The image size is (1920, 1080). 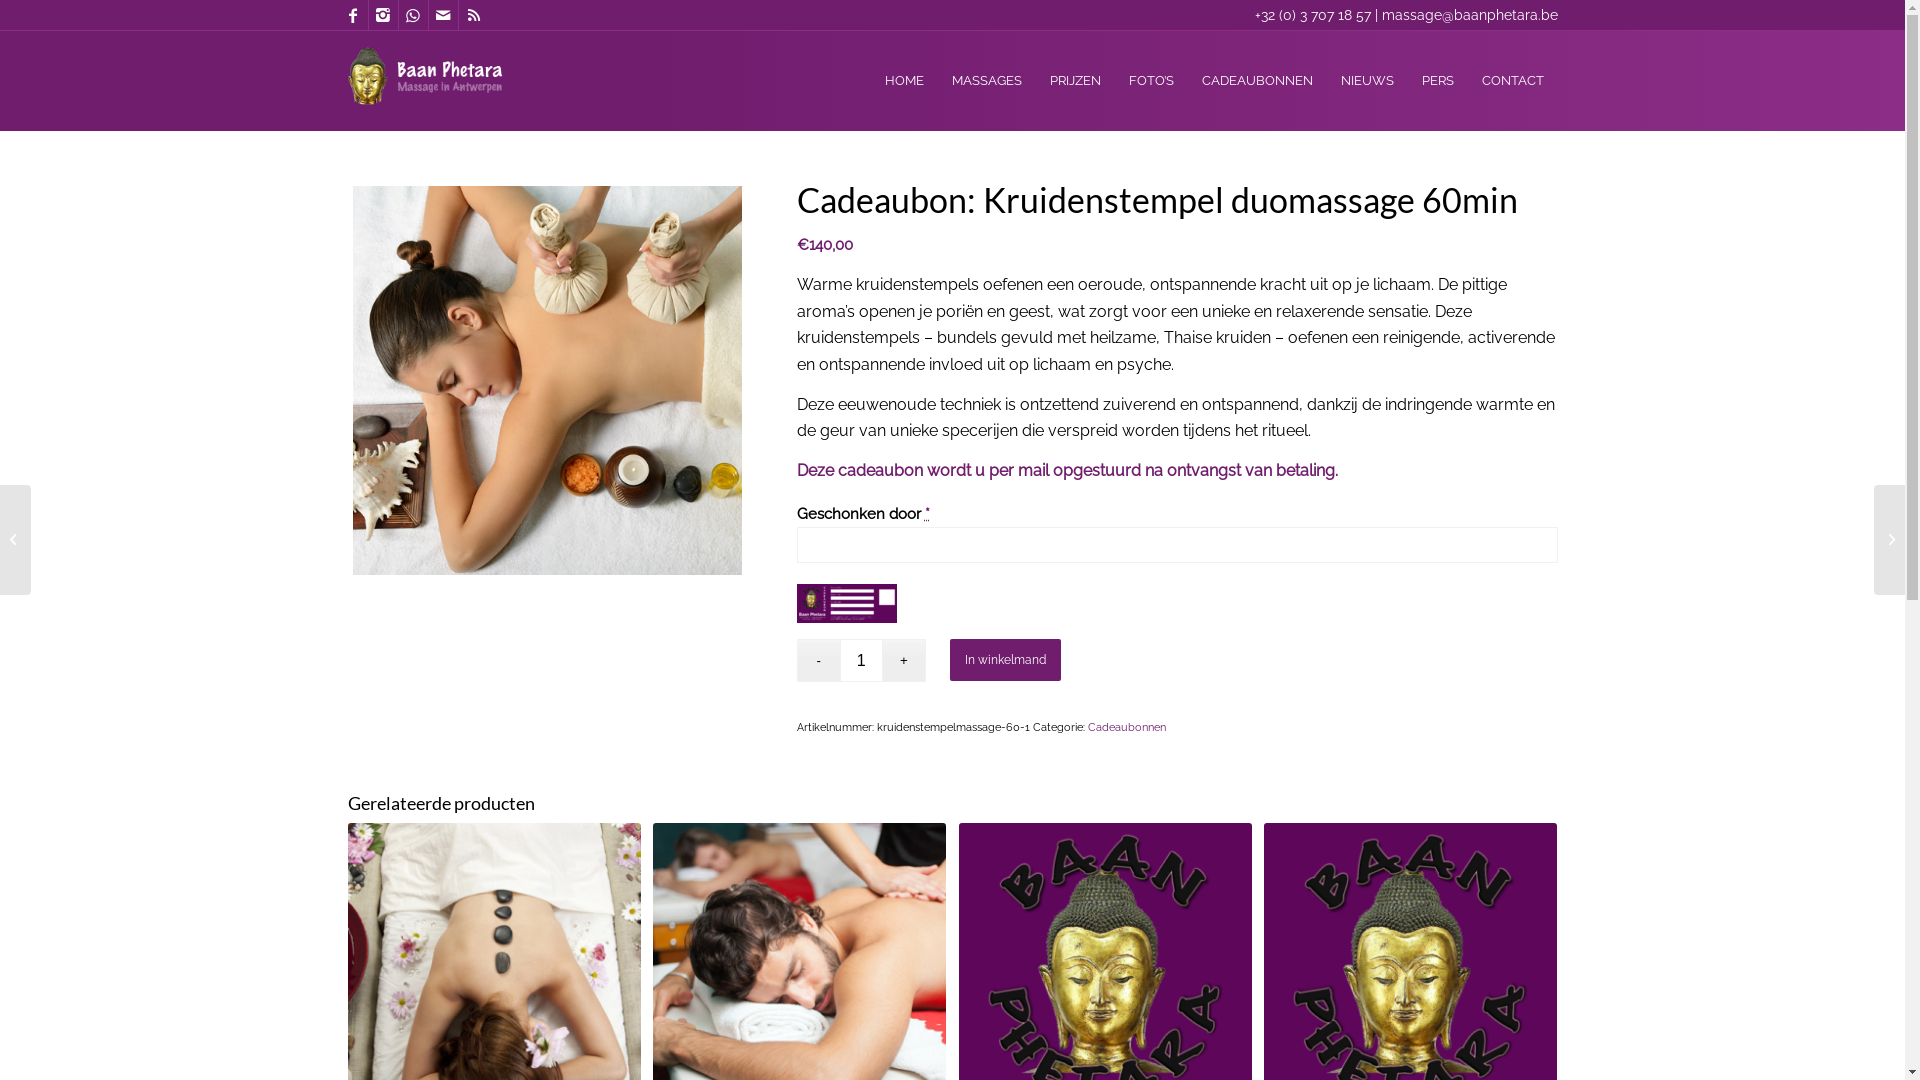 I want to click on 'Aantal', so click(x=840, y=660).